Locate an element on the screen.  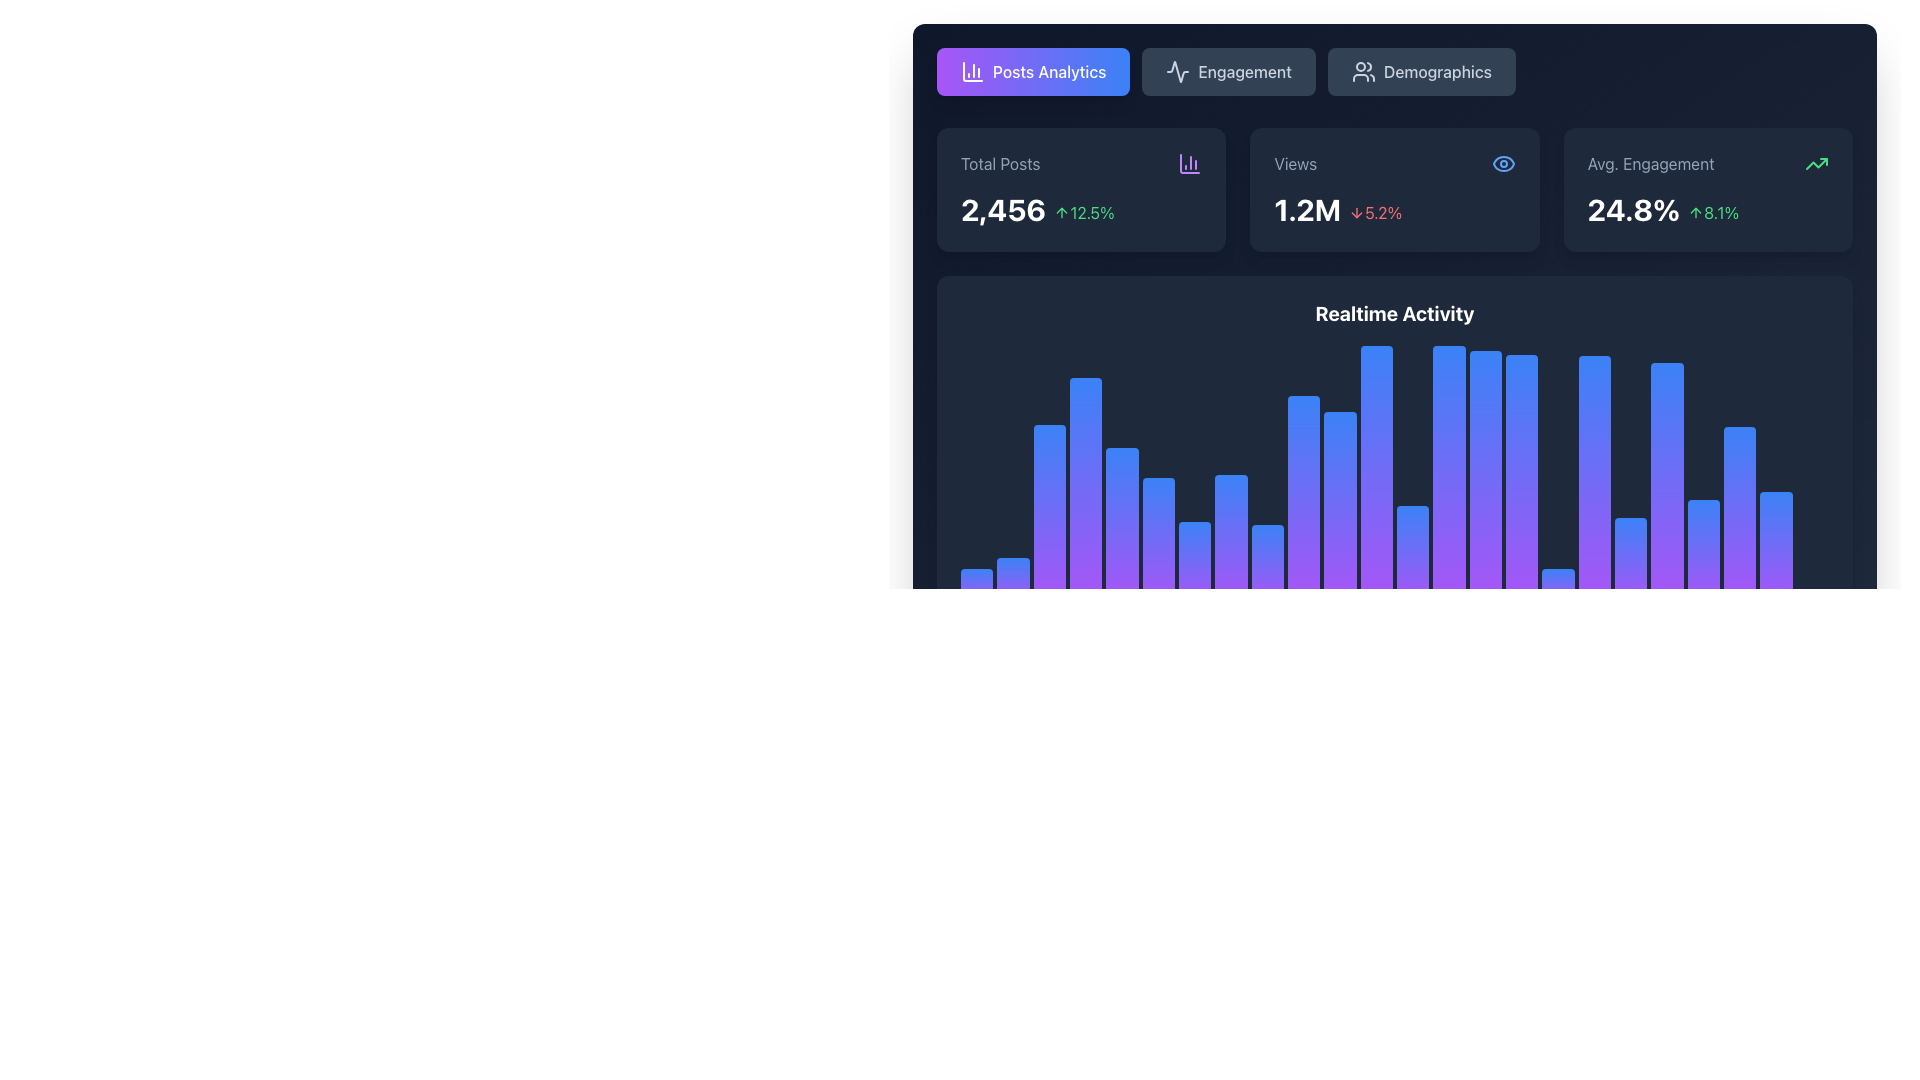
the informational card that displays total views and percentage change, located in the top row between the 'Total Posts' and 'Avg. Engagement' cards is located at coordinates (1394, 189).